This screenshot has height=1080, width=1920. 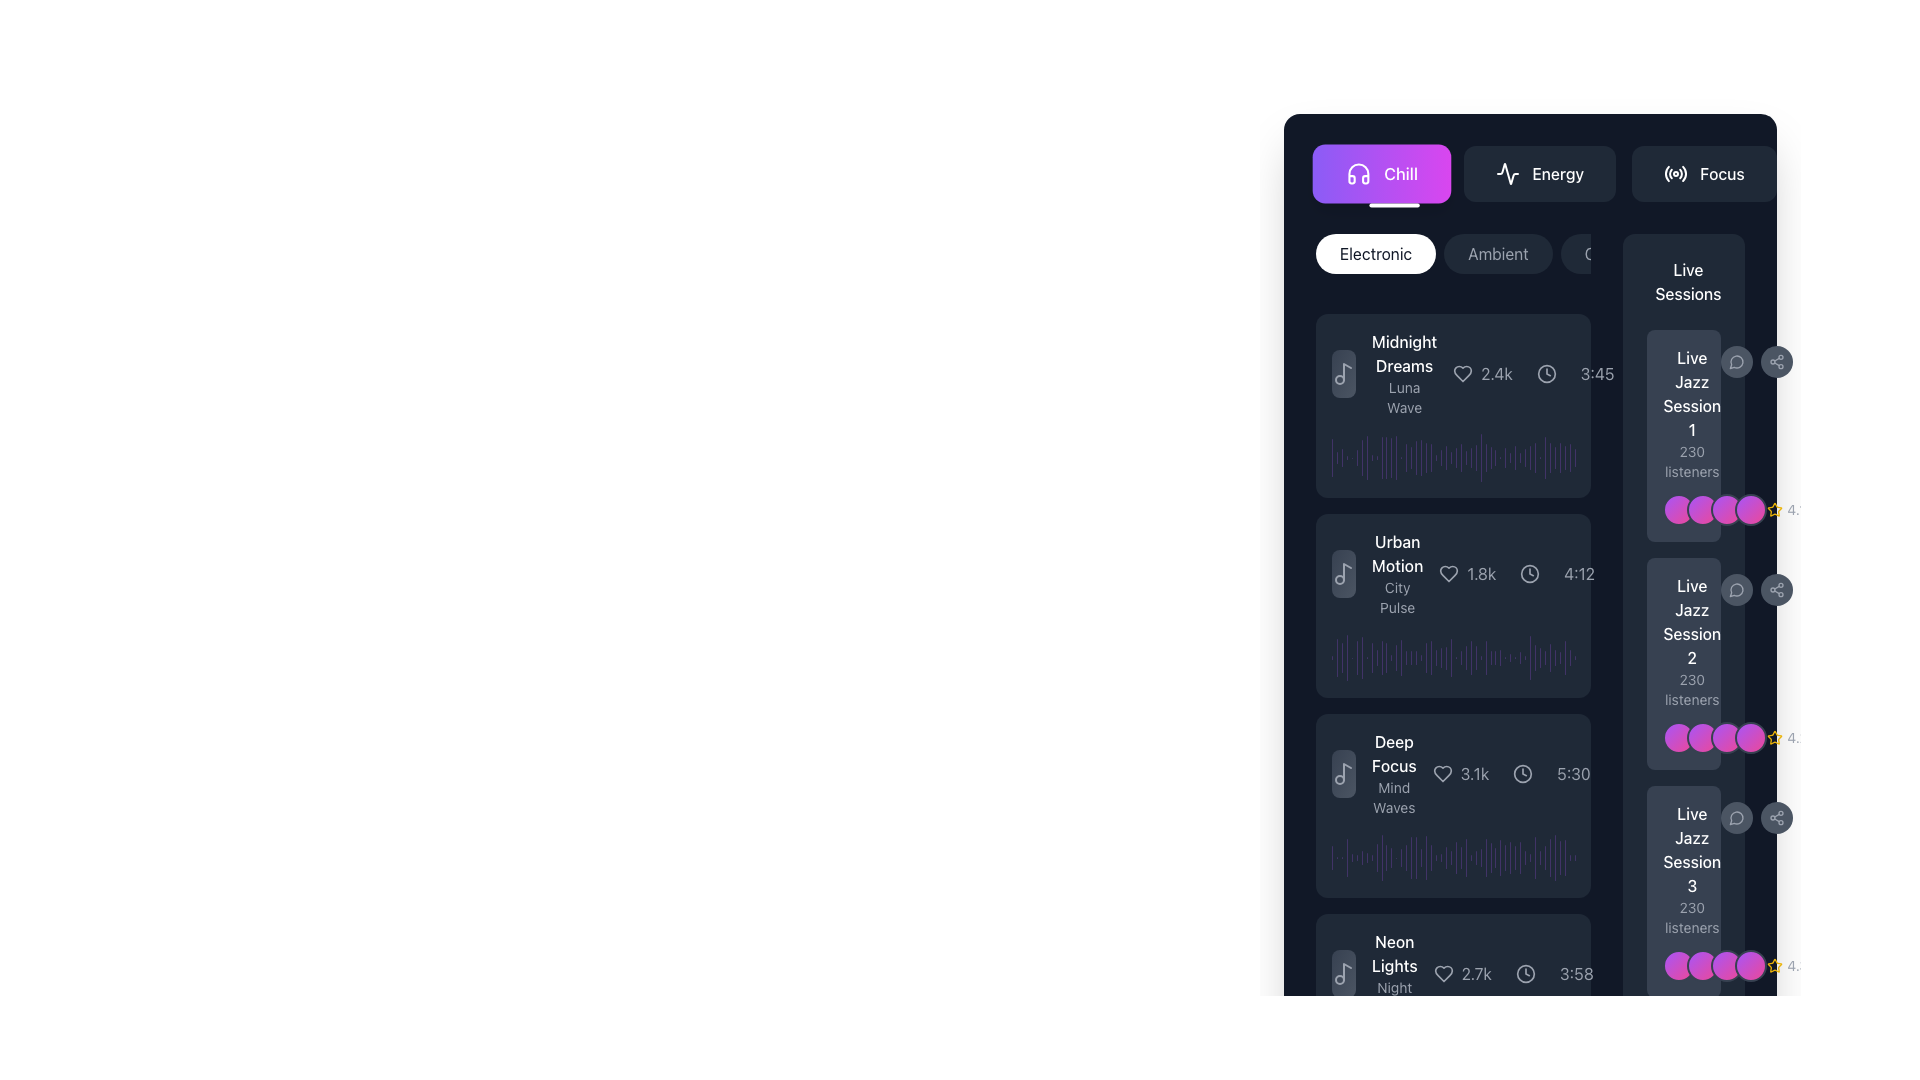 I want to click on the 42nd vertical purple graphical bar with rounded ends, located in the right section of the interface, so click(x=1544, y=658).